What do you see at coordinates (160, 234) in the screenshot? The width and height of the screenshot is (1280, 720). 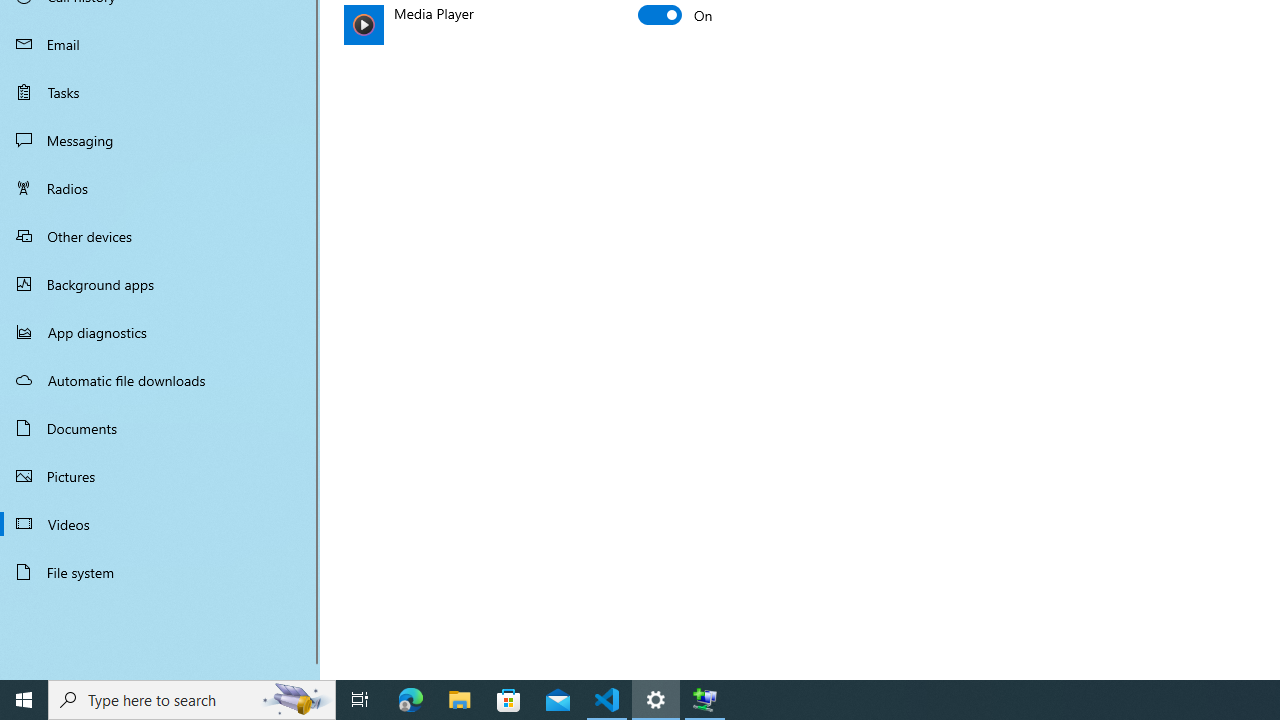 I see `'Other devices'` at bounding box center [160, 234].